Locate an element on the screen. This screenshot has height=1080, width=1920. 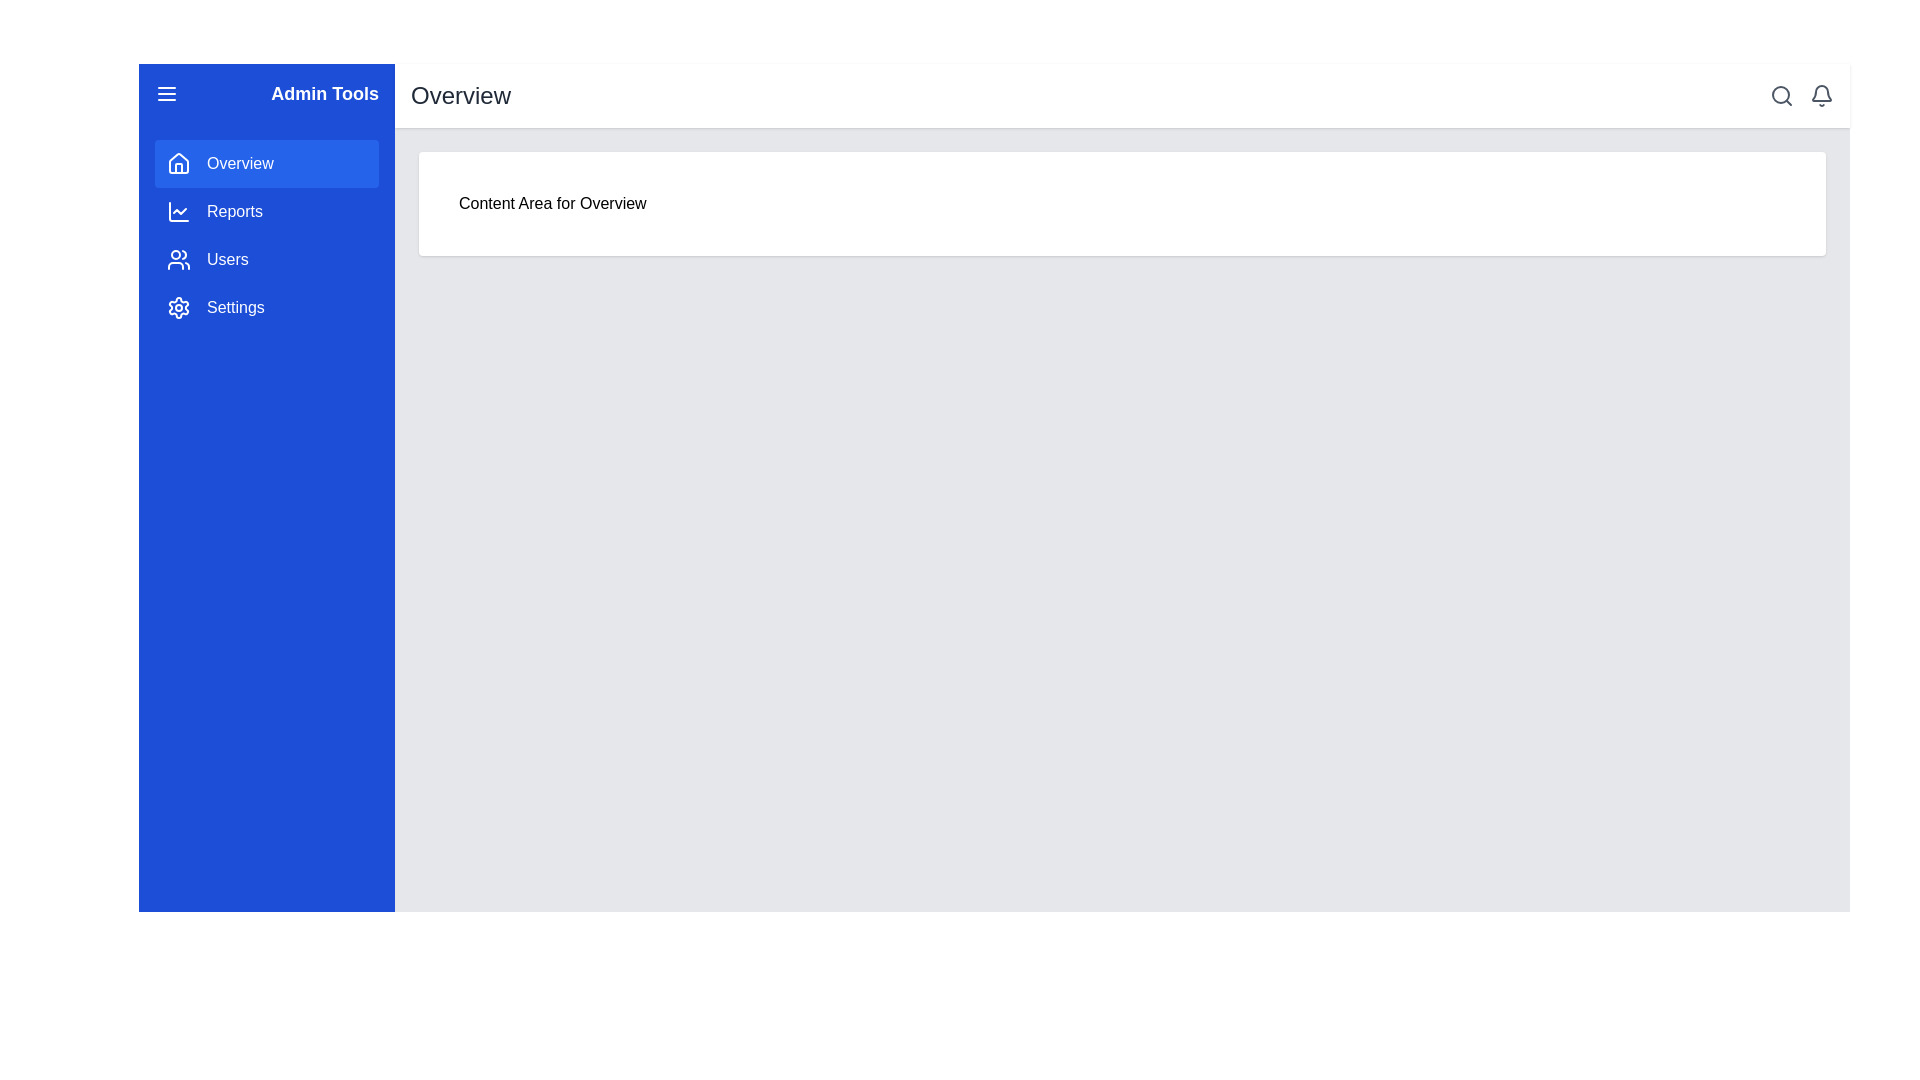
the gear icon in the blue sidebar menu is located at coordinates (178, 308).